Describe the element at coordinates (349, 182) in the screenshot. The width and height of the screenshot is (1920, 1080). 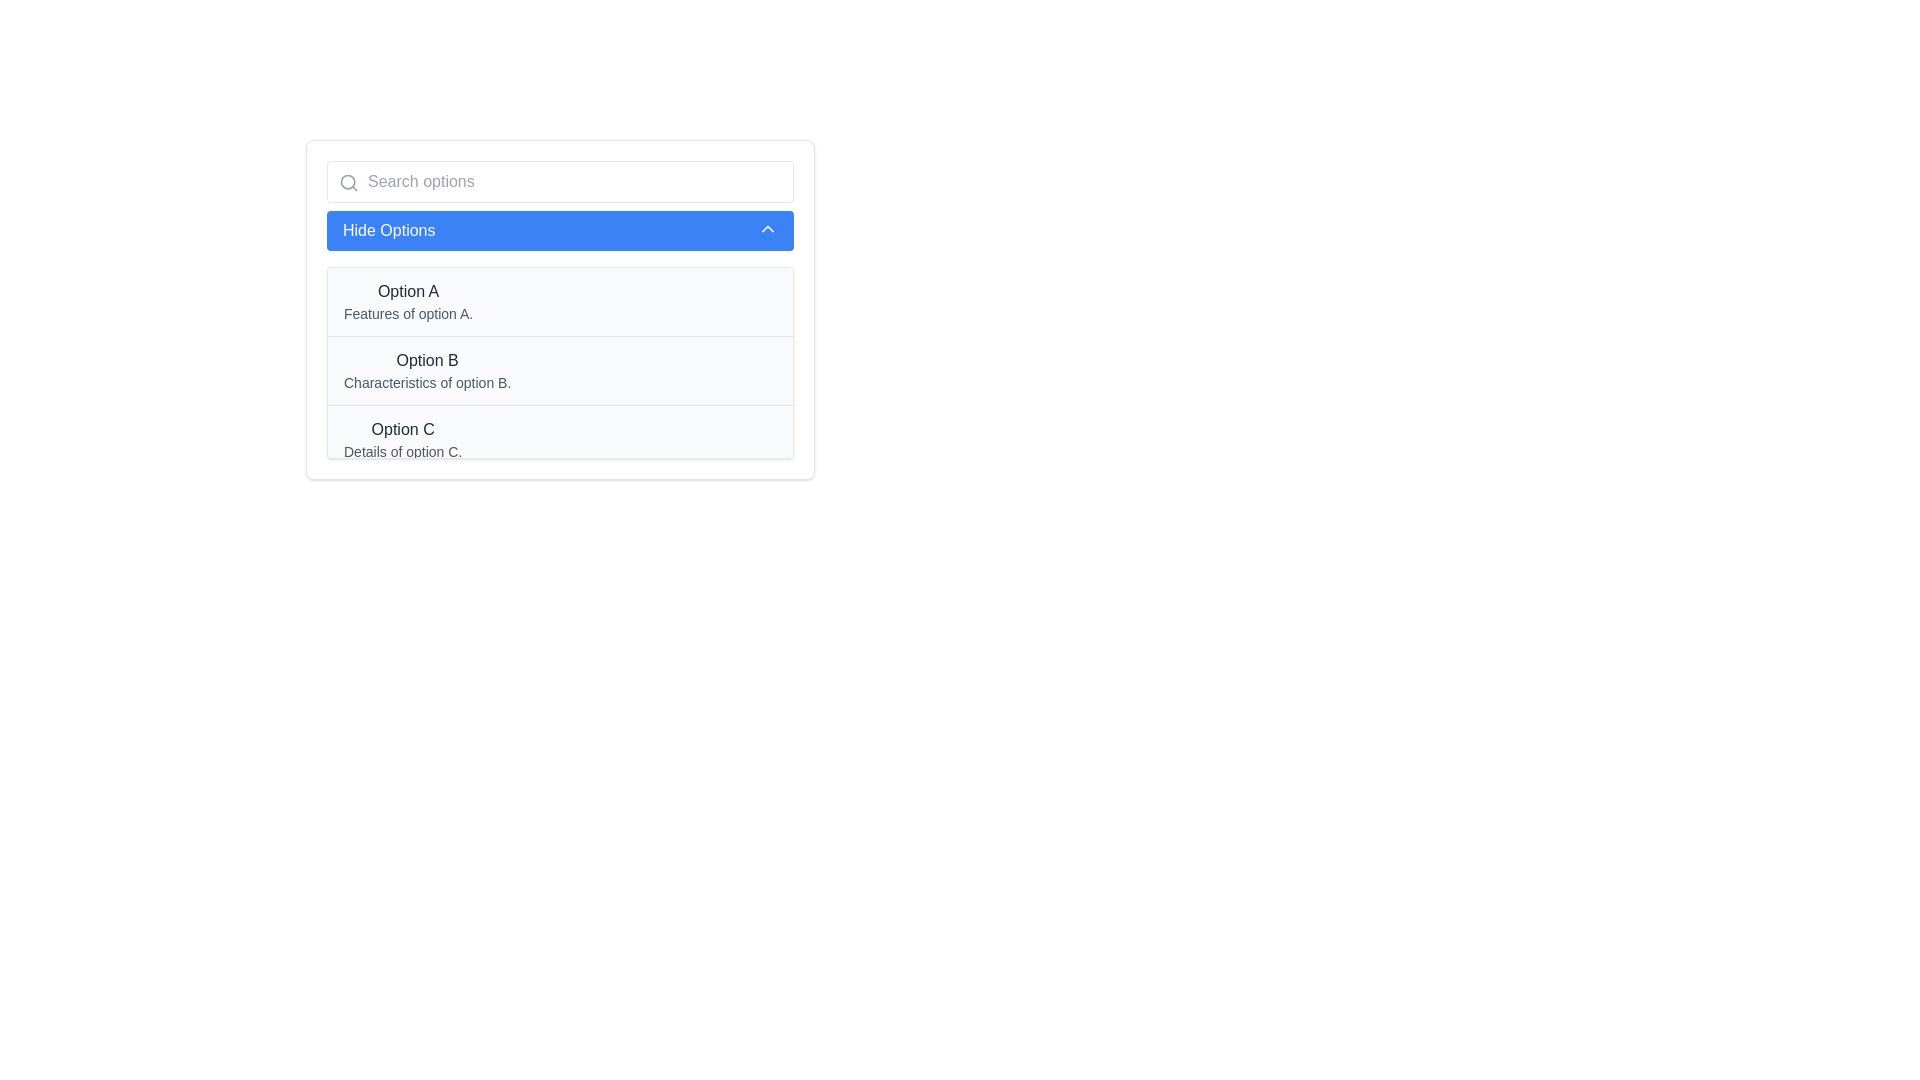
I see `the search icon located in the top left corner of the input field labeled 'Search options', which serves as a visual cue for search functionality` at that location.